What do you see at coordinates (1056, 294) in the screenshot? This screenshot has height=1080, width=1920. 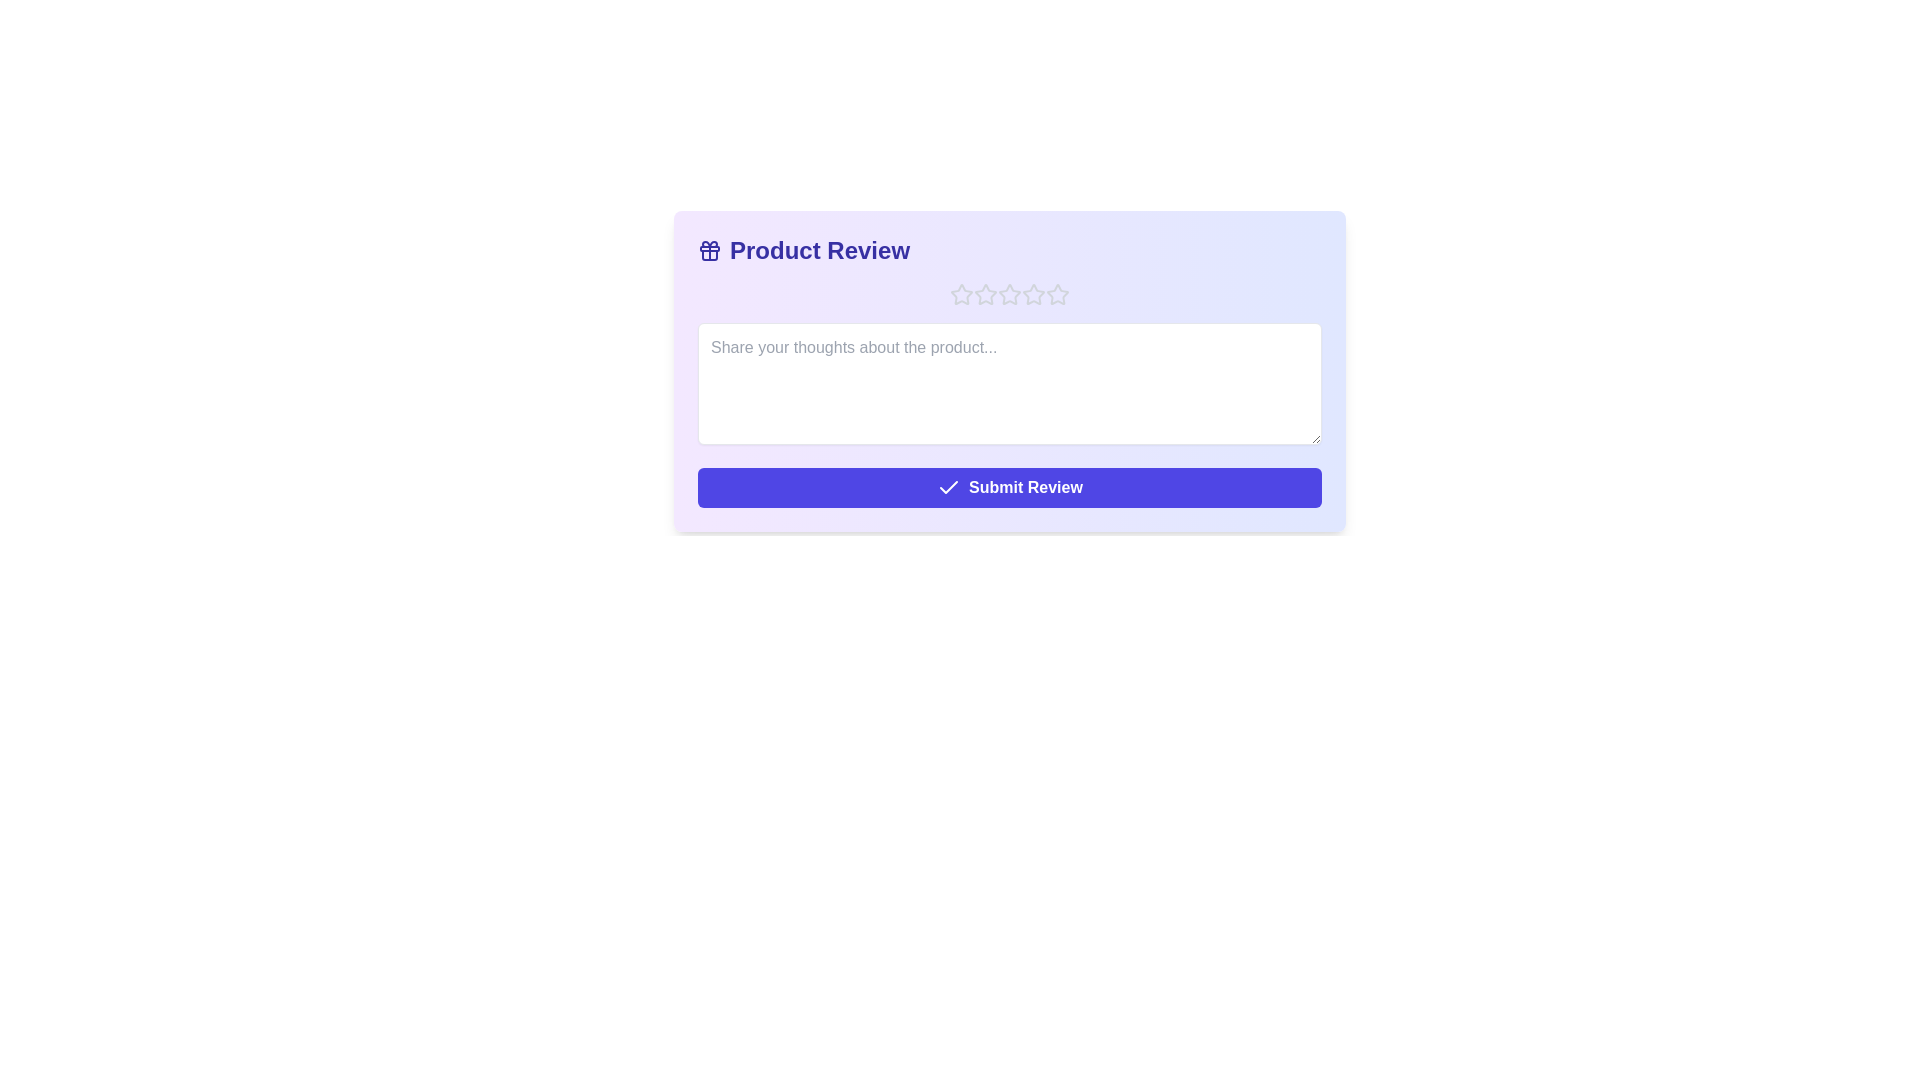 I see `the product rating to 5 stars by clicking the corresponding star` at bounding box center [1056, 294].